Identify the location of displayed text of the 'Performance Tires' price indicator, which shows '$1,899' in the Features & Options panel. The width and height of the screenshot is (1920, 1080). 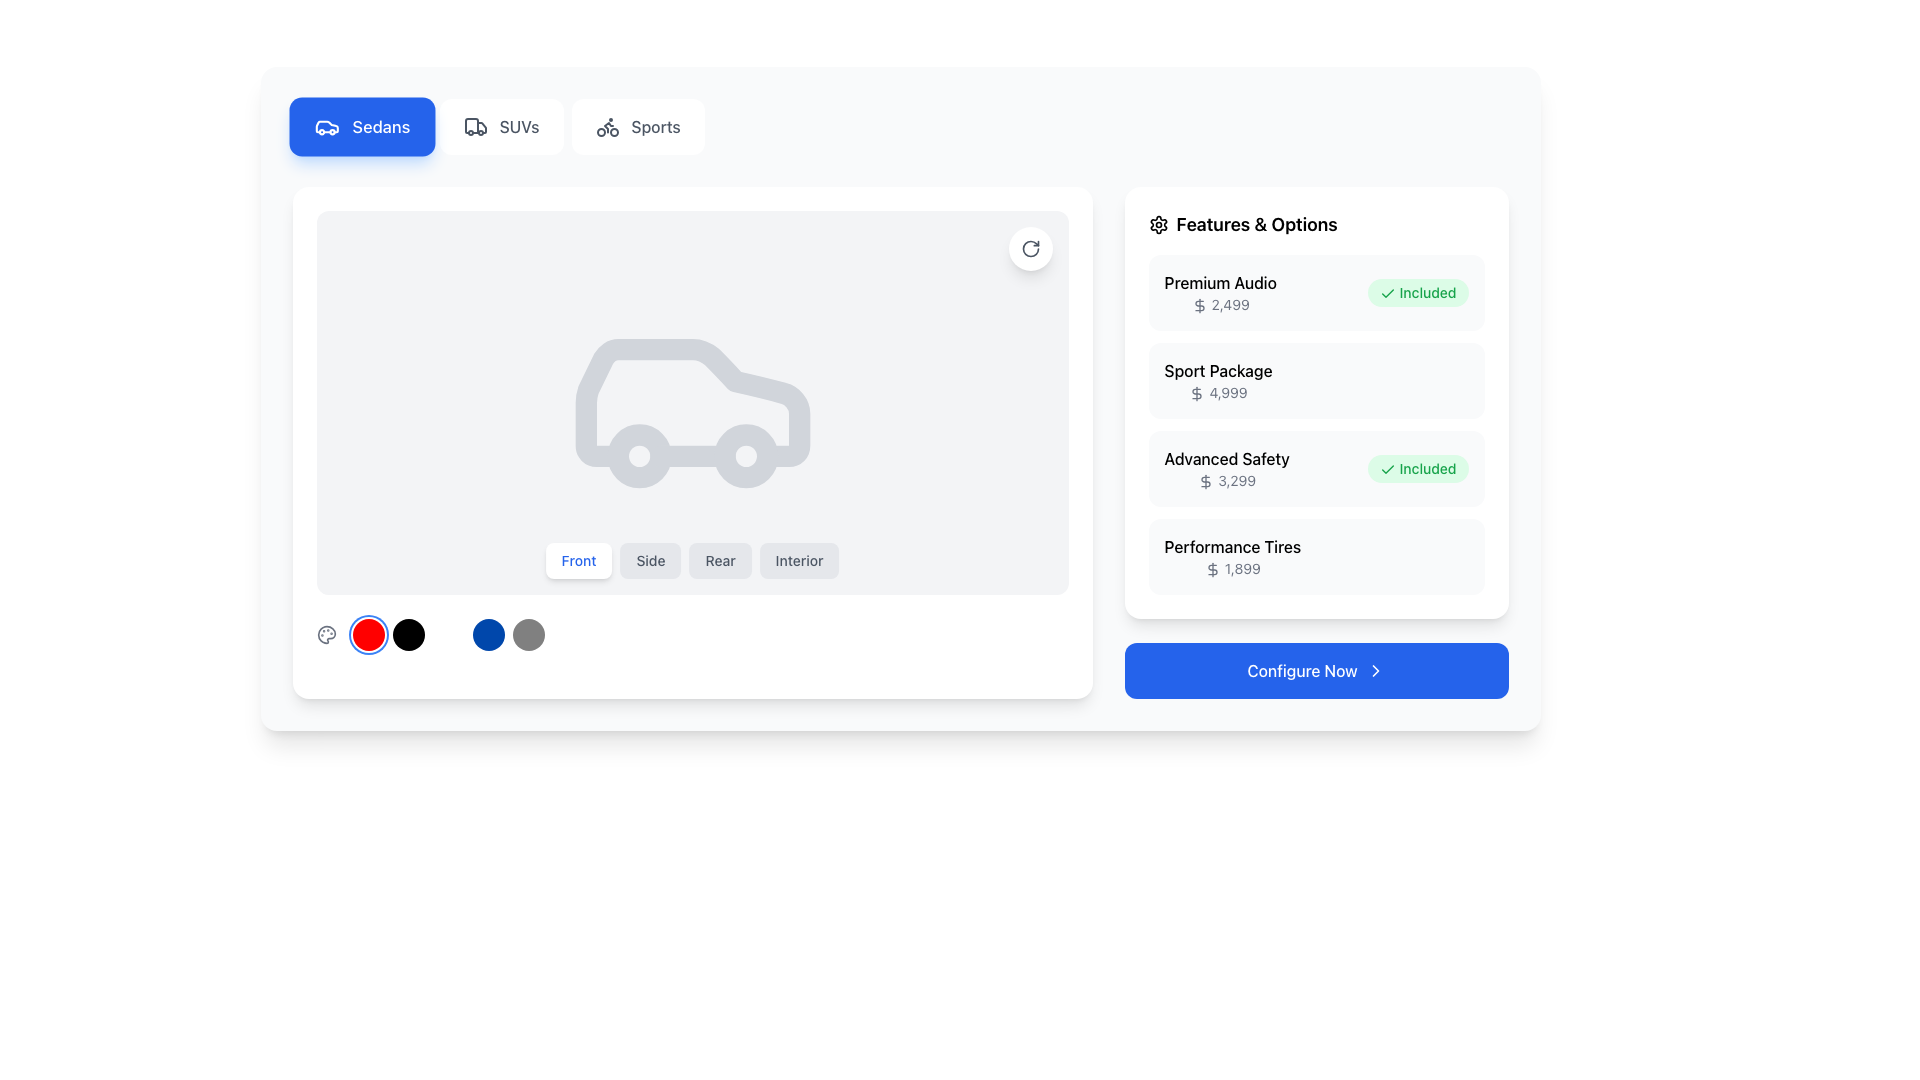
(1231, 556).